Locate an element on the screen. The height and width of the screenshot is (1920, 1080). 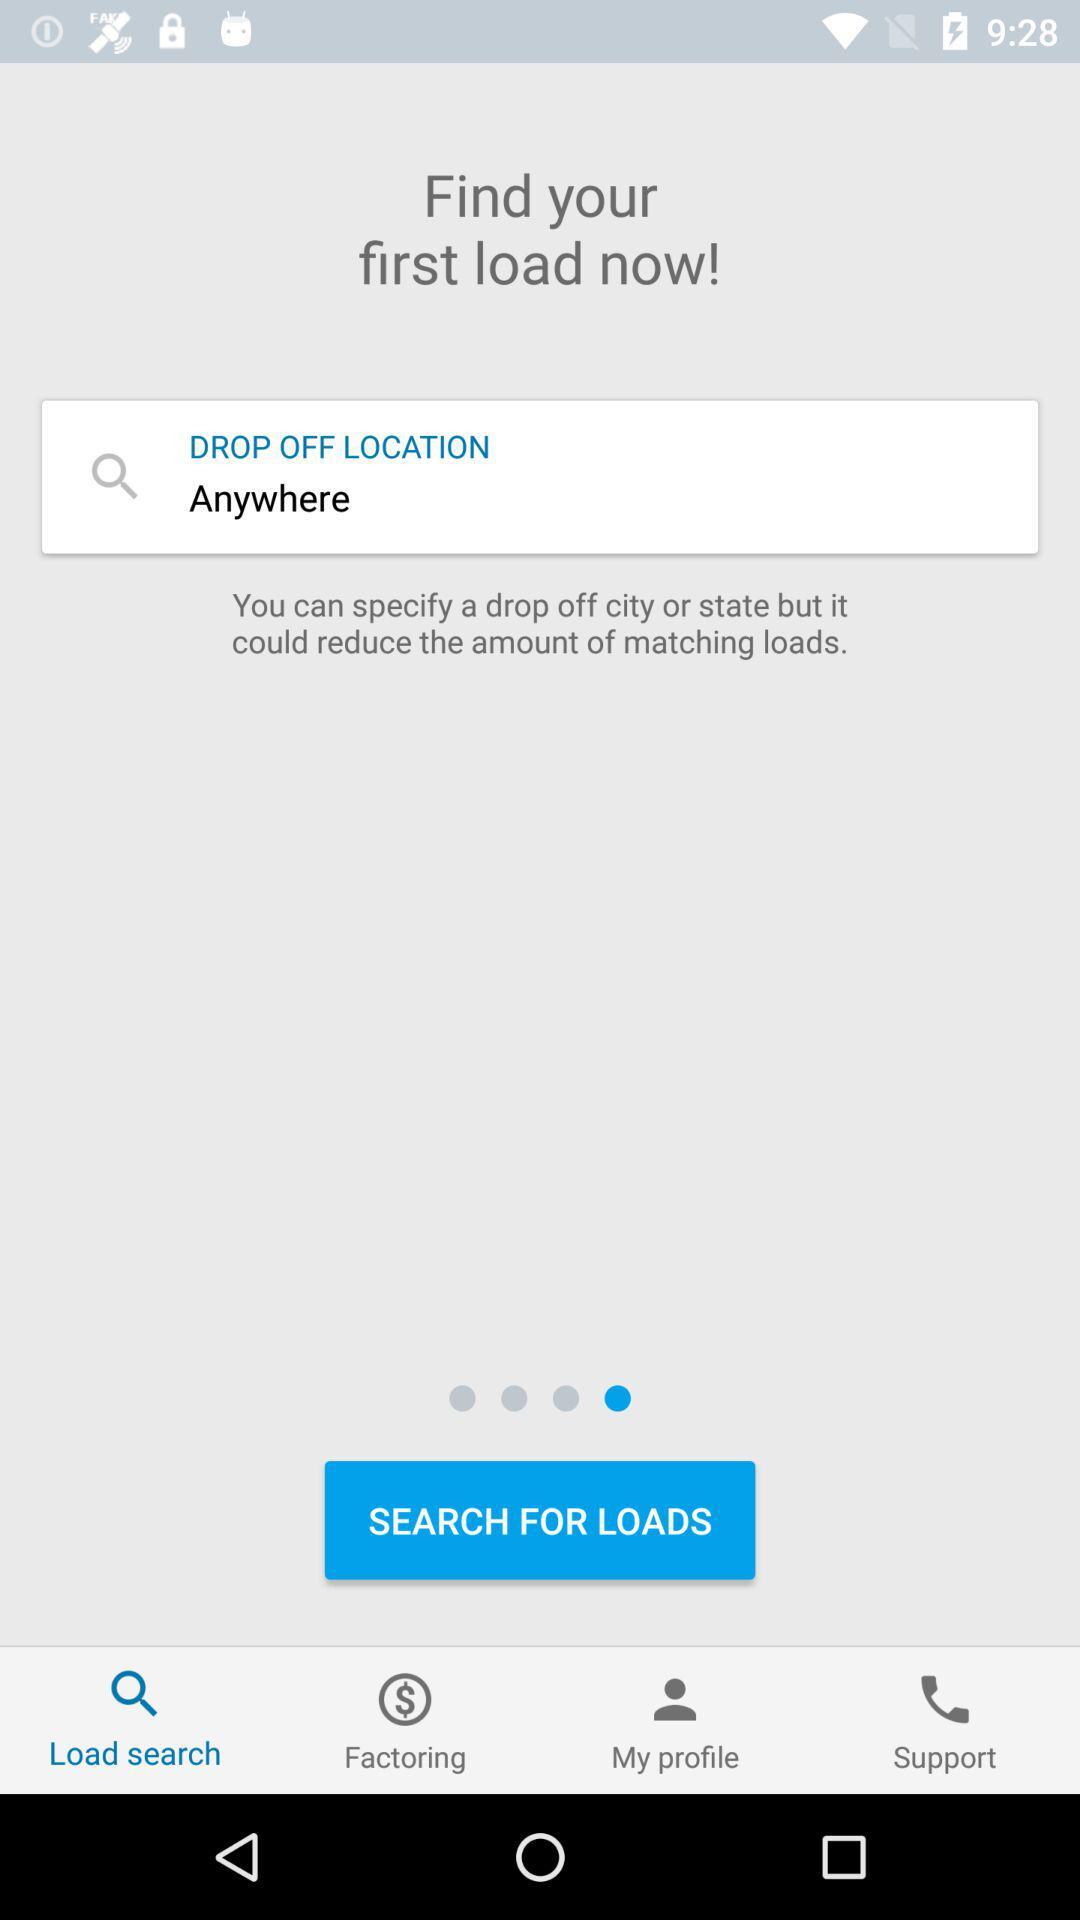
icon next to support icon is located at coordinates (675, 1719).